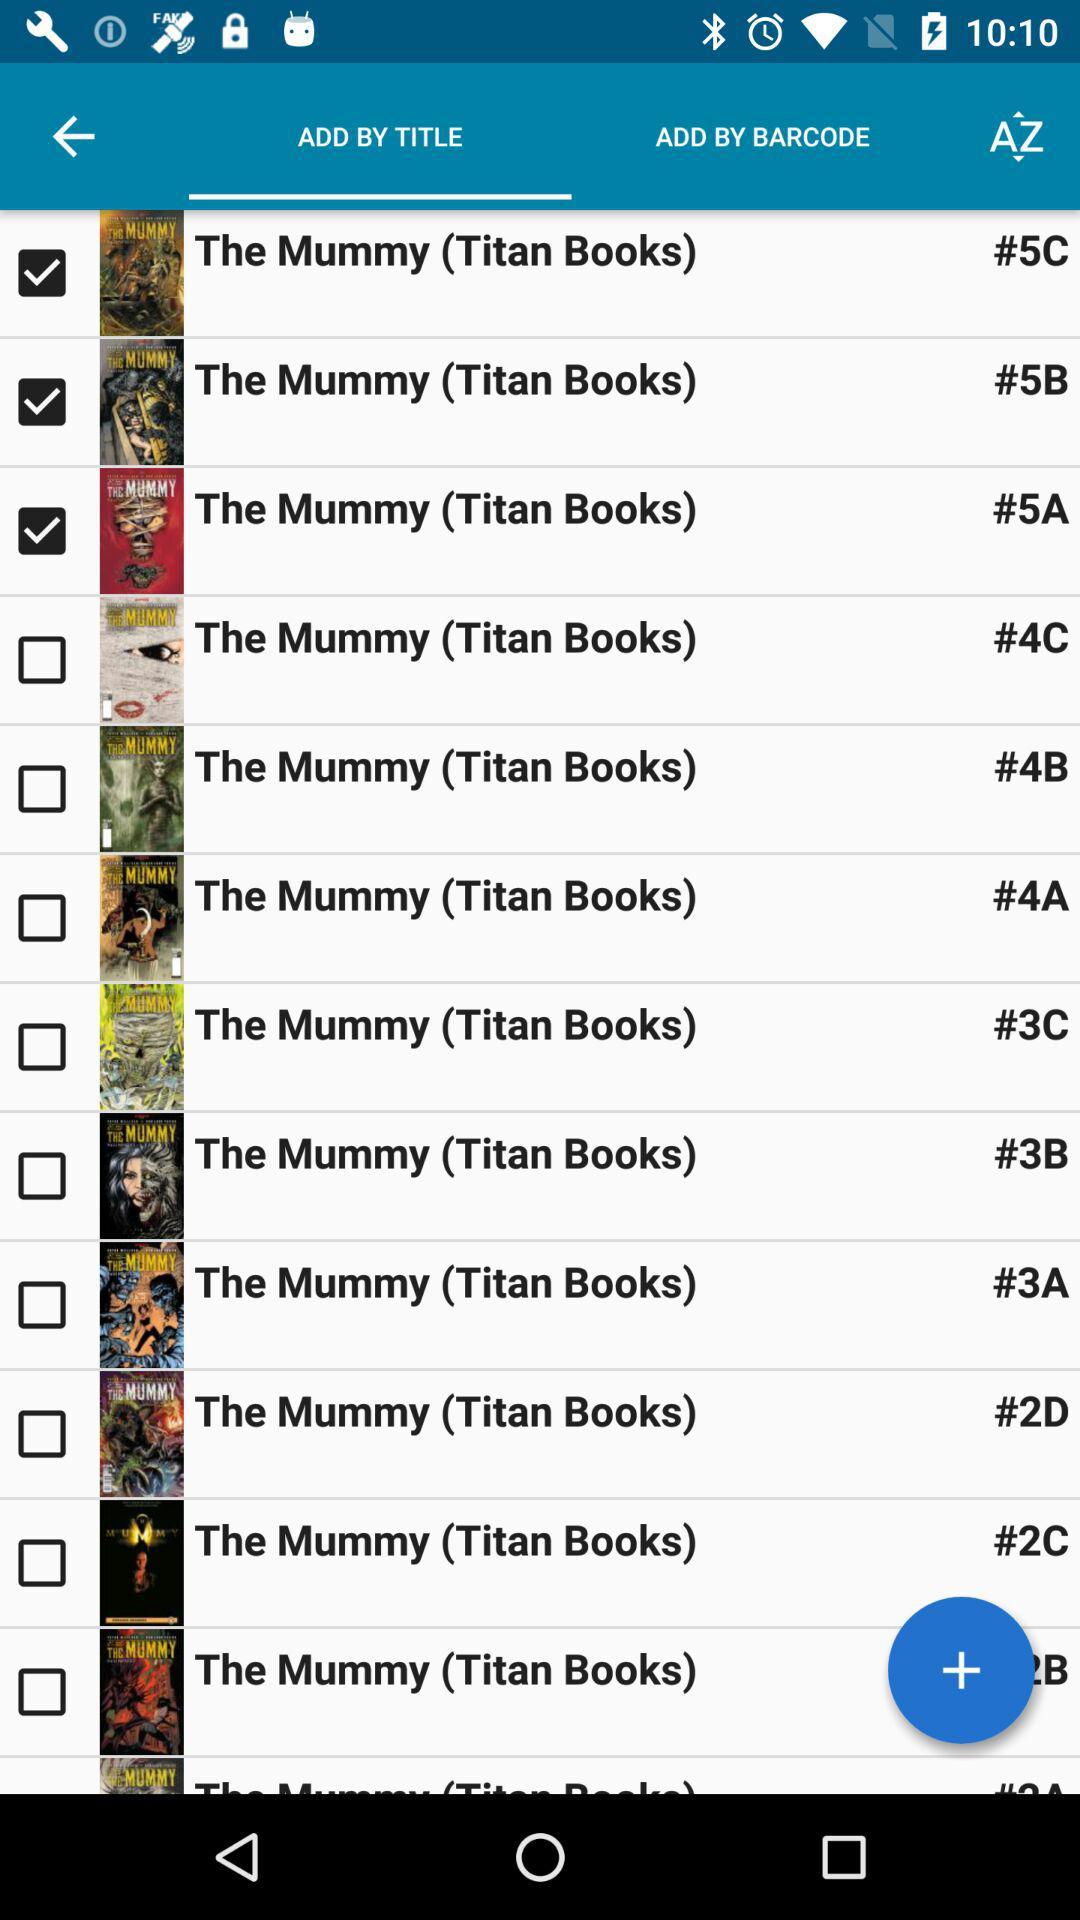 This screenshot has height=1920, width=1080. What do you see at coordinates (1031, 634) in the screenshot?
I see `item to the right of the the mummy titan item` at bounding box center [1031, 634].